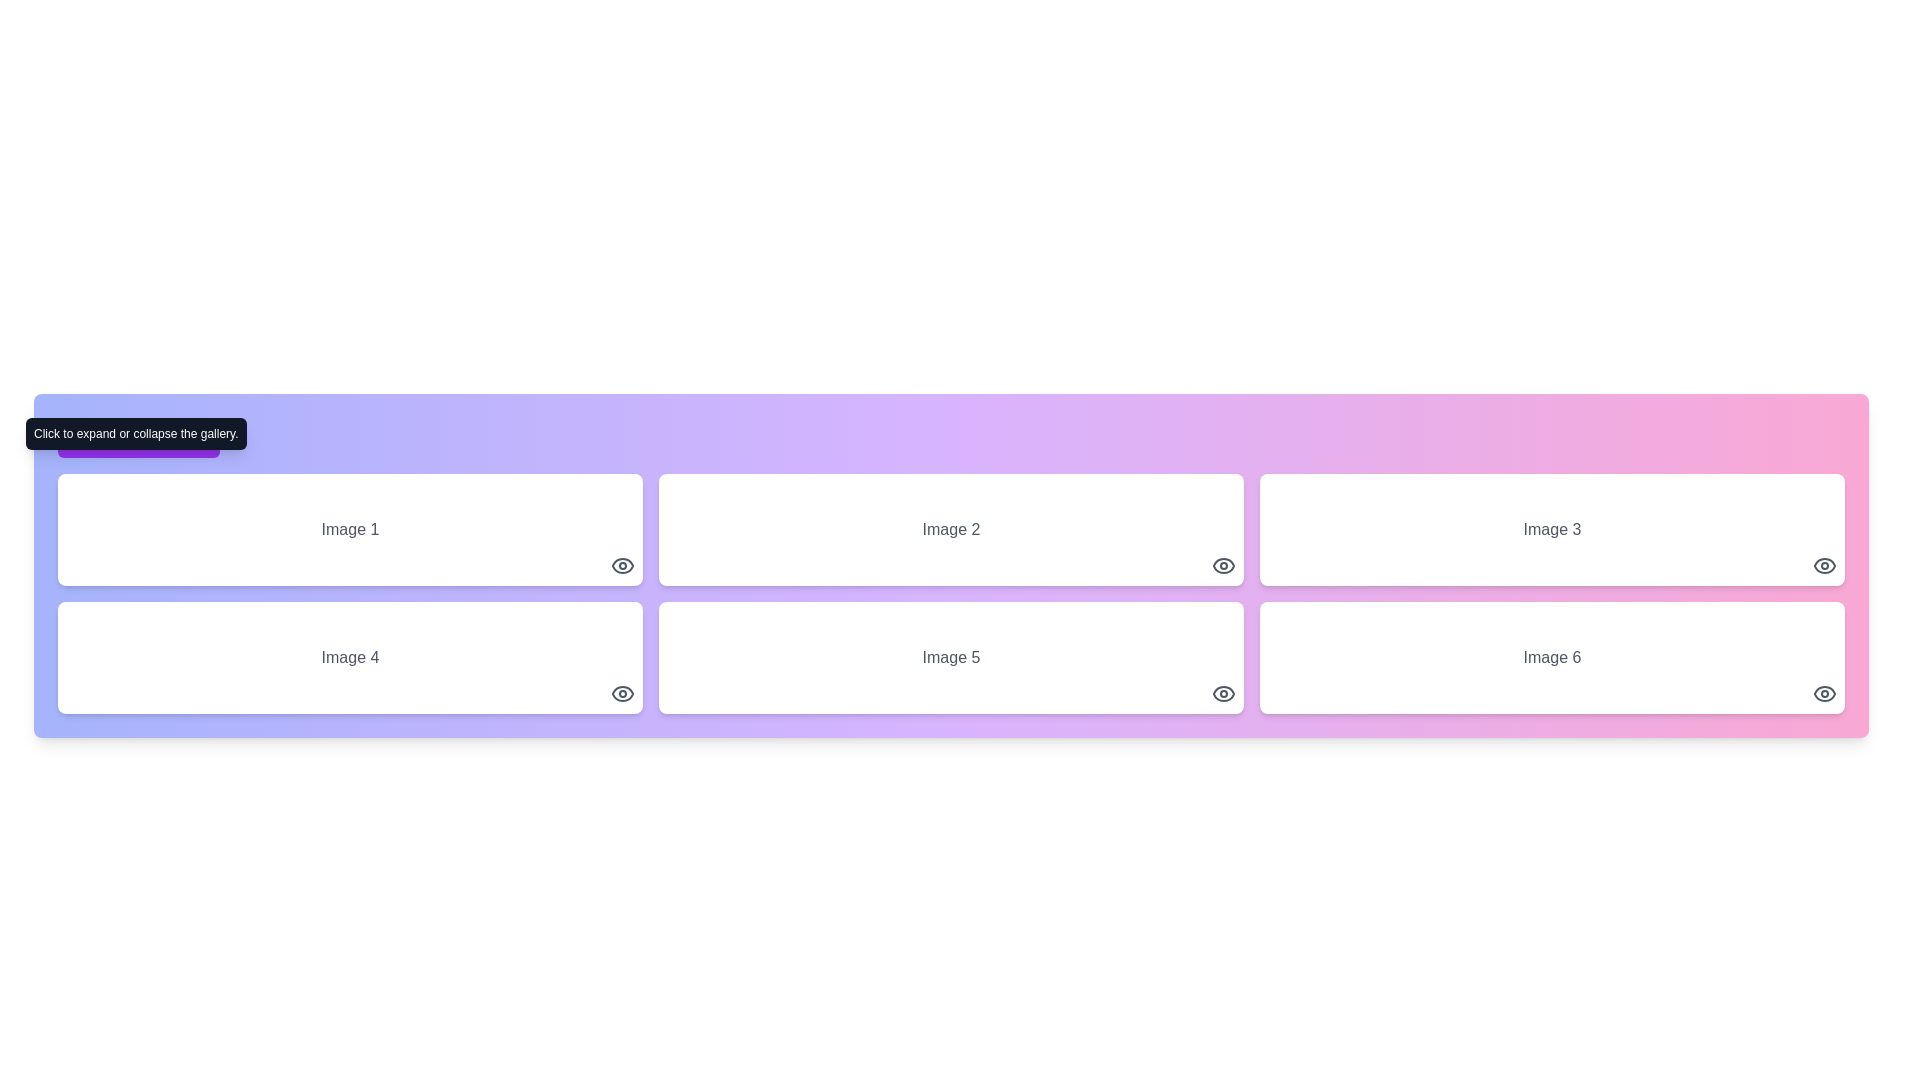  I want to click on the eye icon in the bottom-right corner of the 'Image 2' card, so click(1223, 566).